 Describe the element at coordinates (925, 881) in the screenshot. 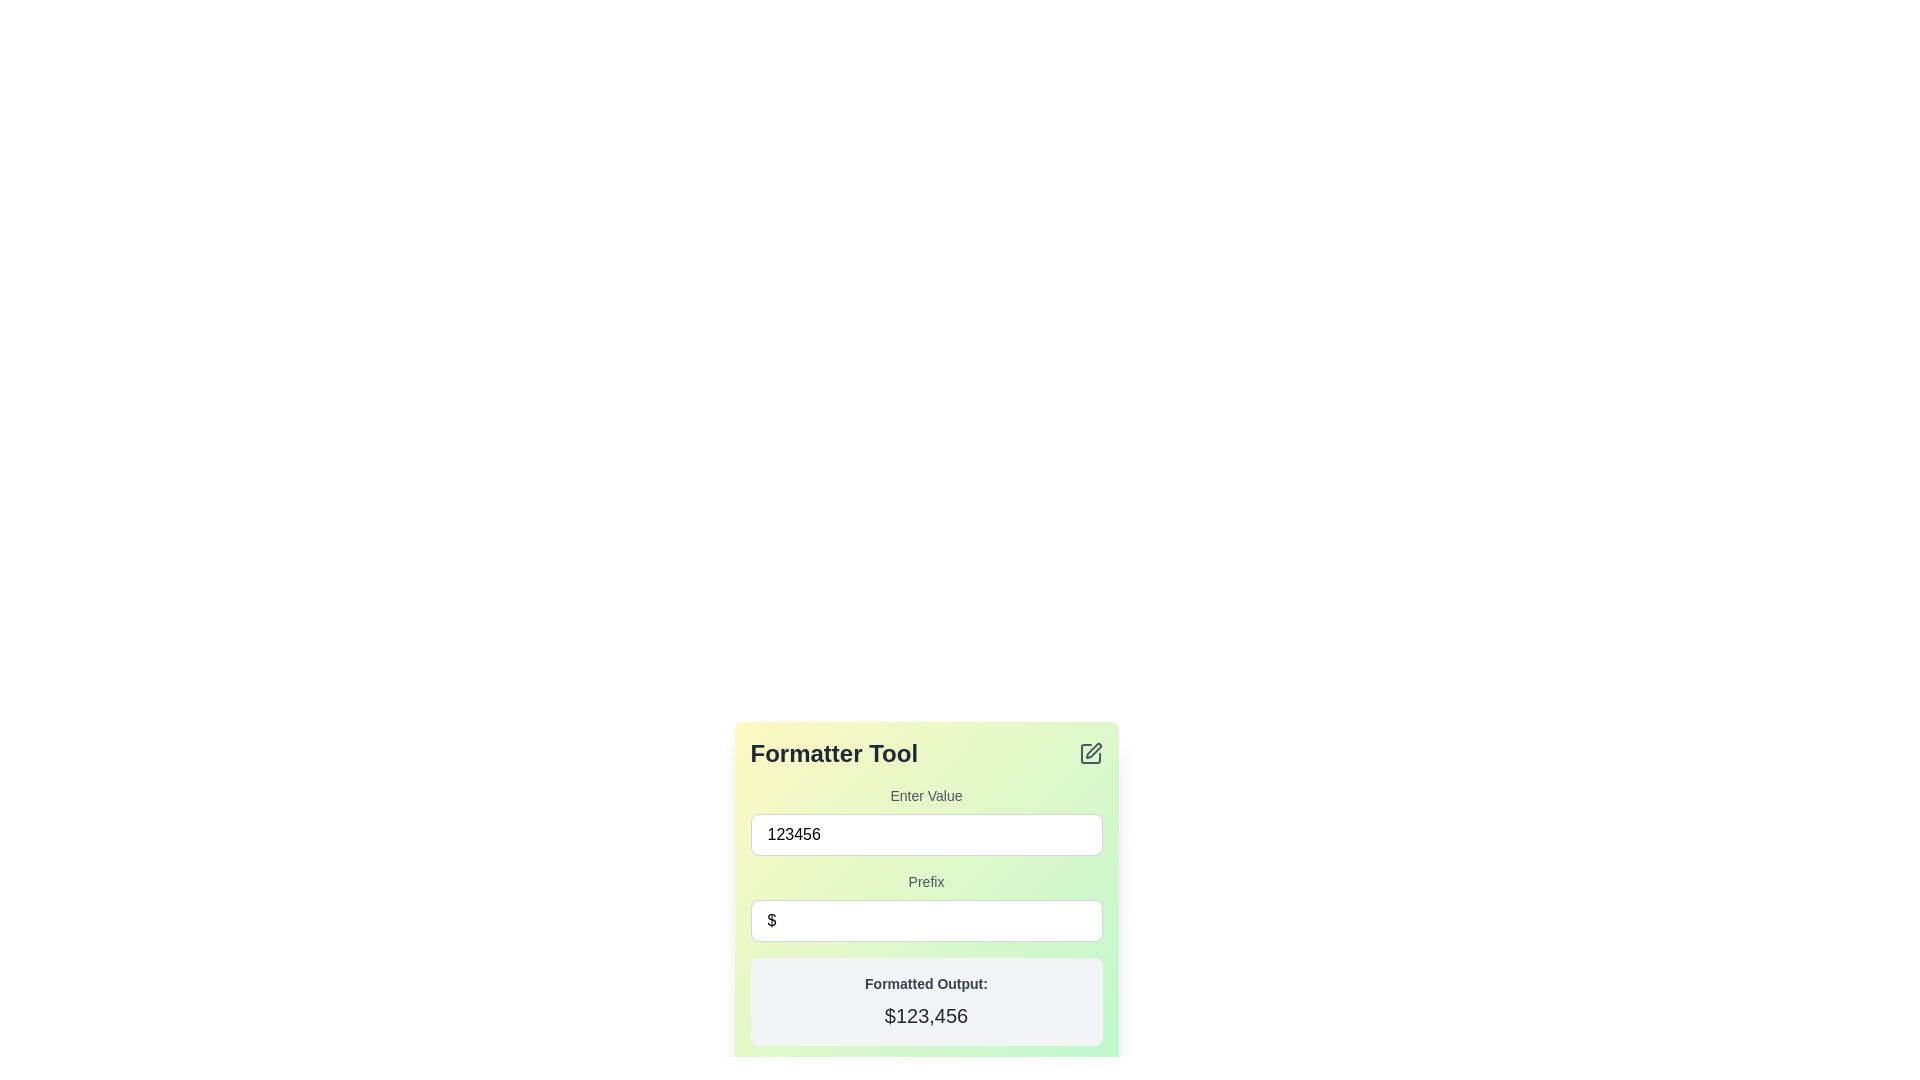

I see `the text label displaying 'Prefix', which is styled with small, gray-colored text and medium-weight font, located above the 'prefixInput' text field` at that location.